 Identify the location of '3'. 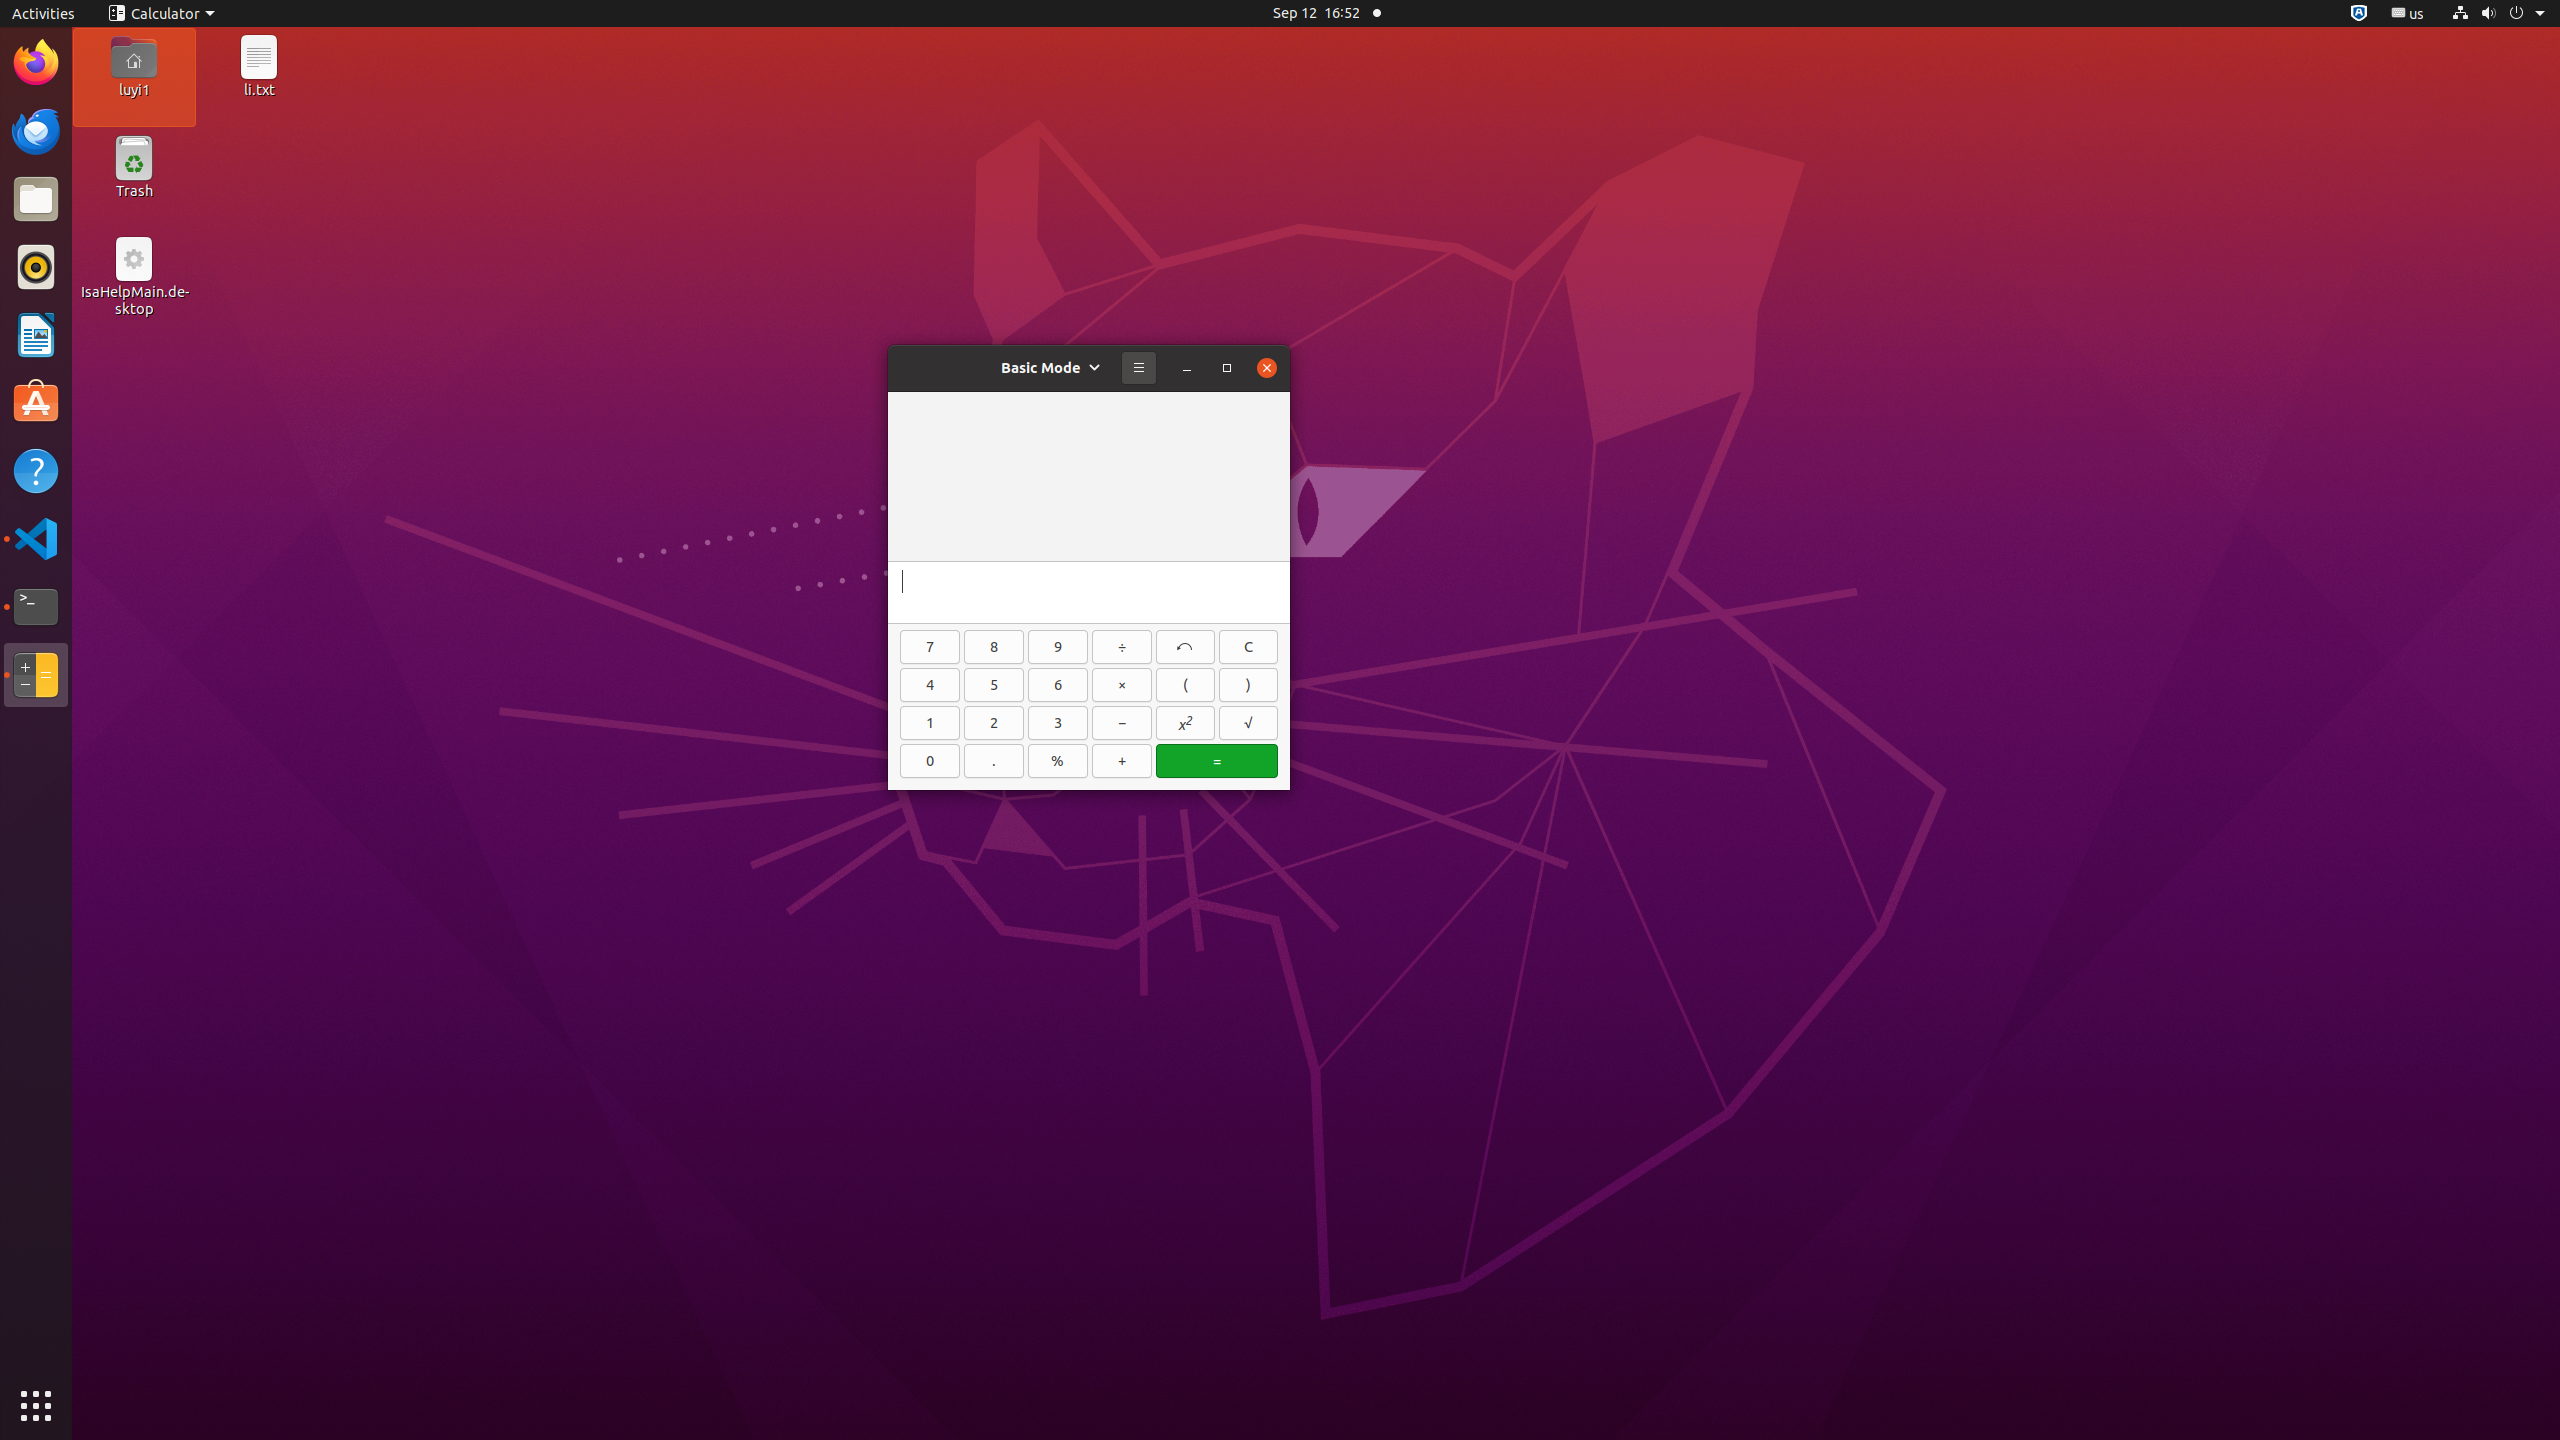
(1057, 723).